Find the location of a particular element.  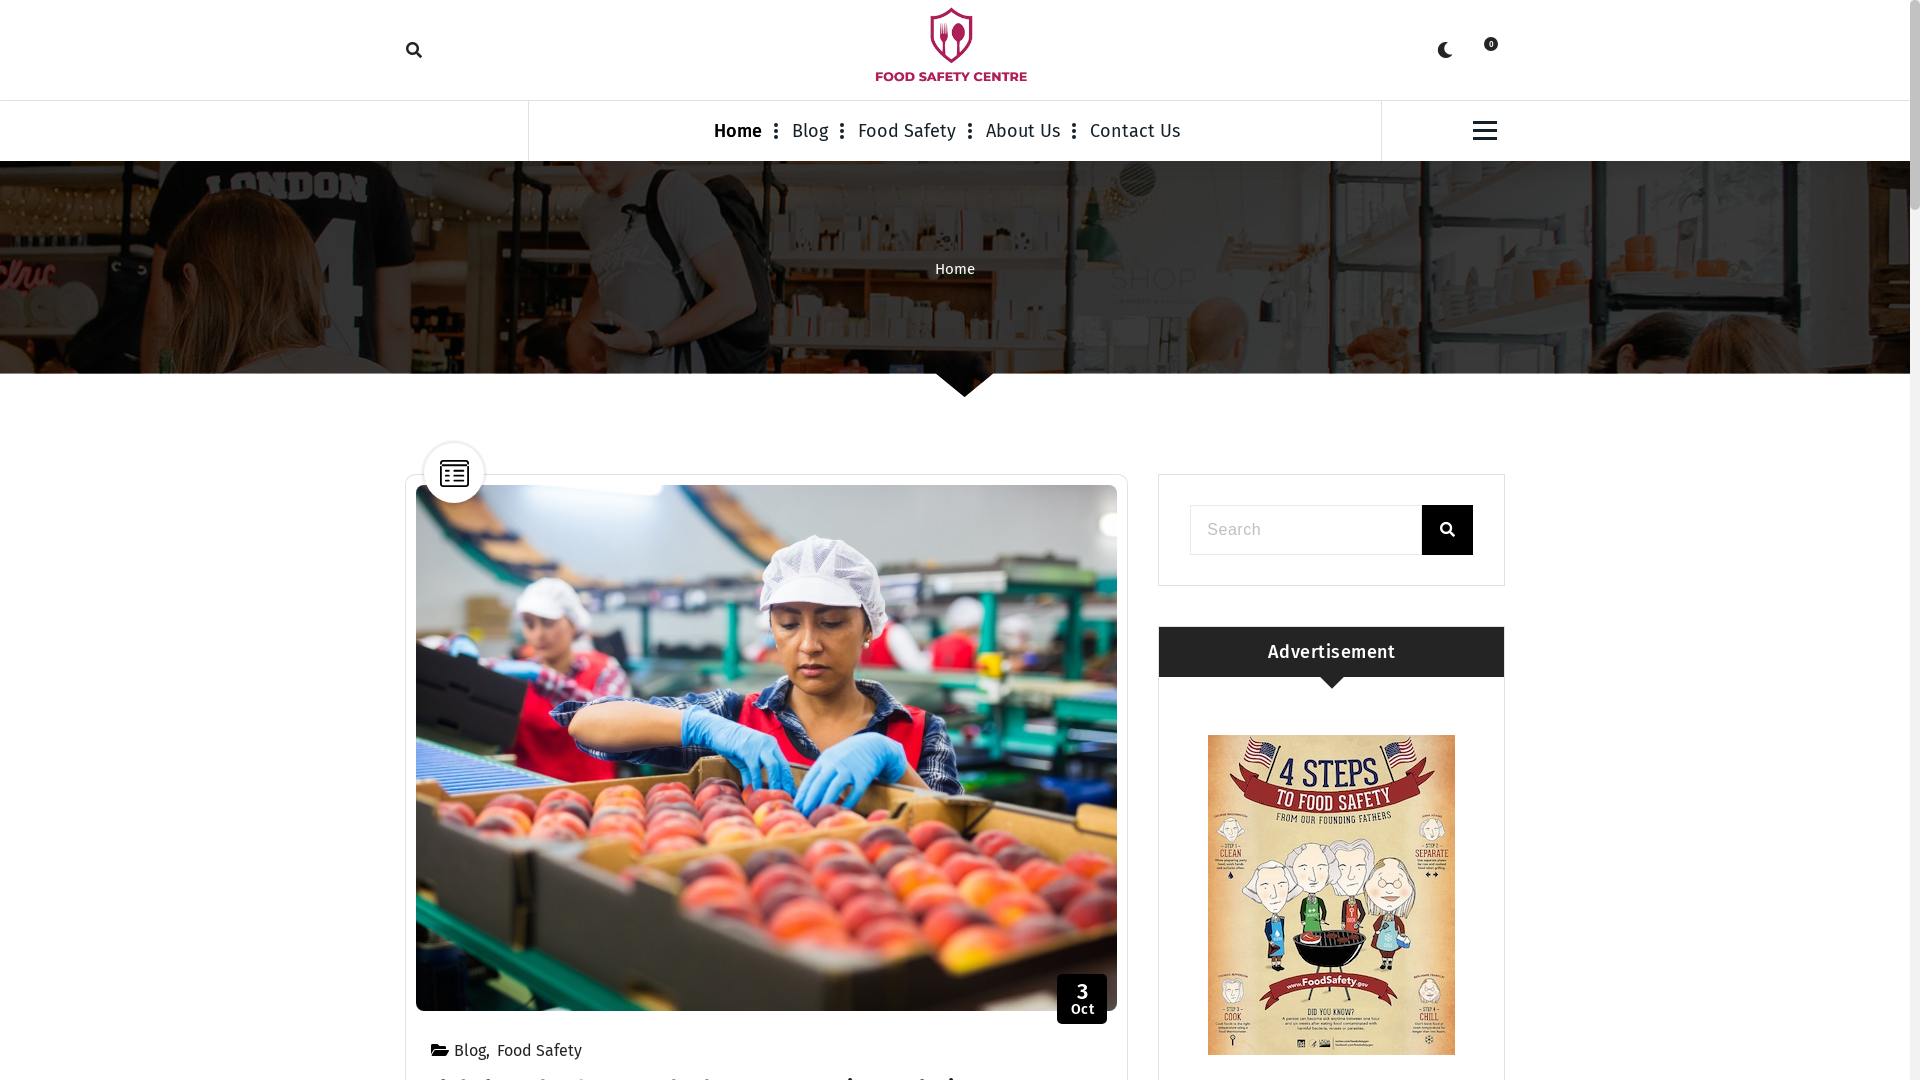

'About Us' is located at coordinates (1022, 131).